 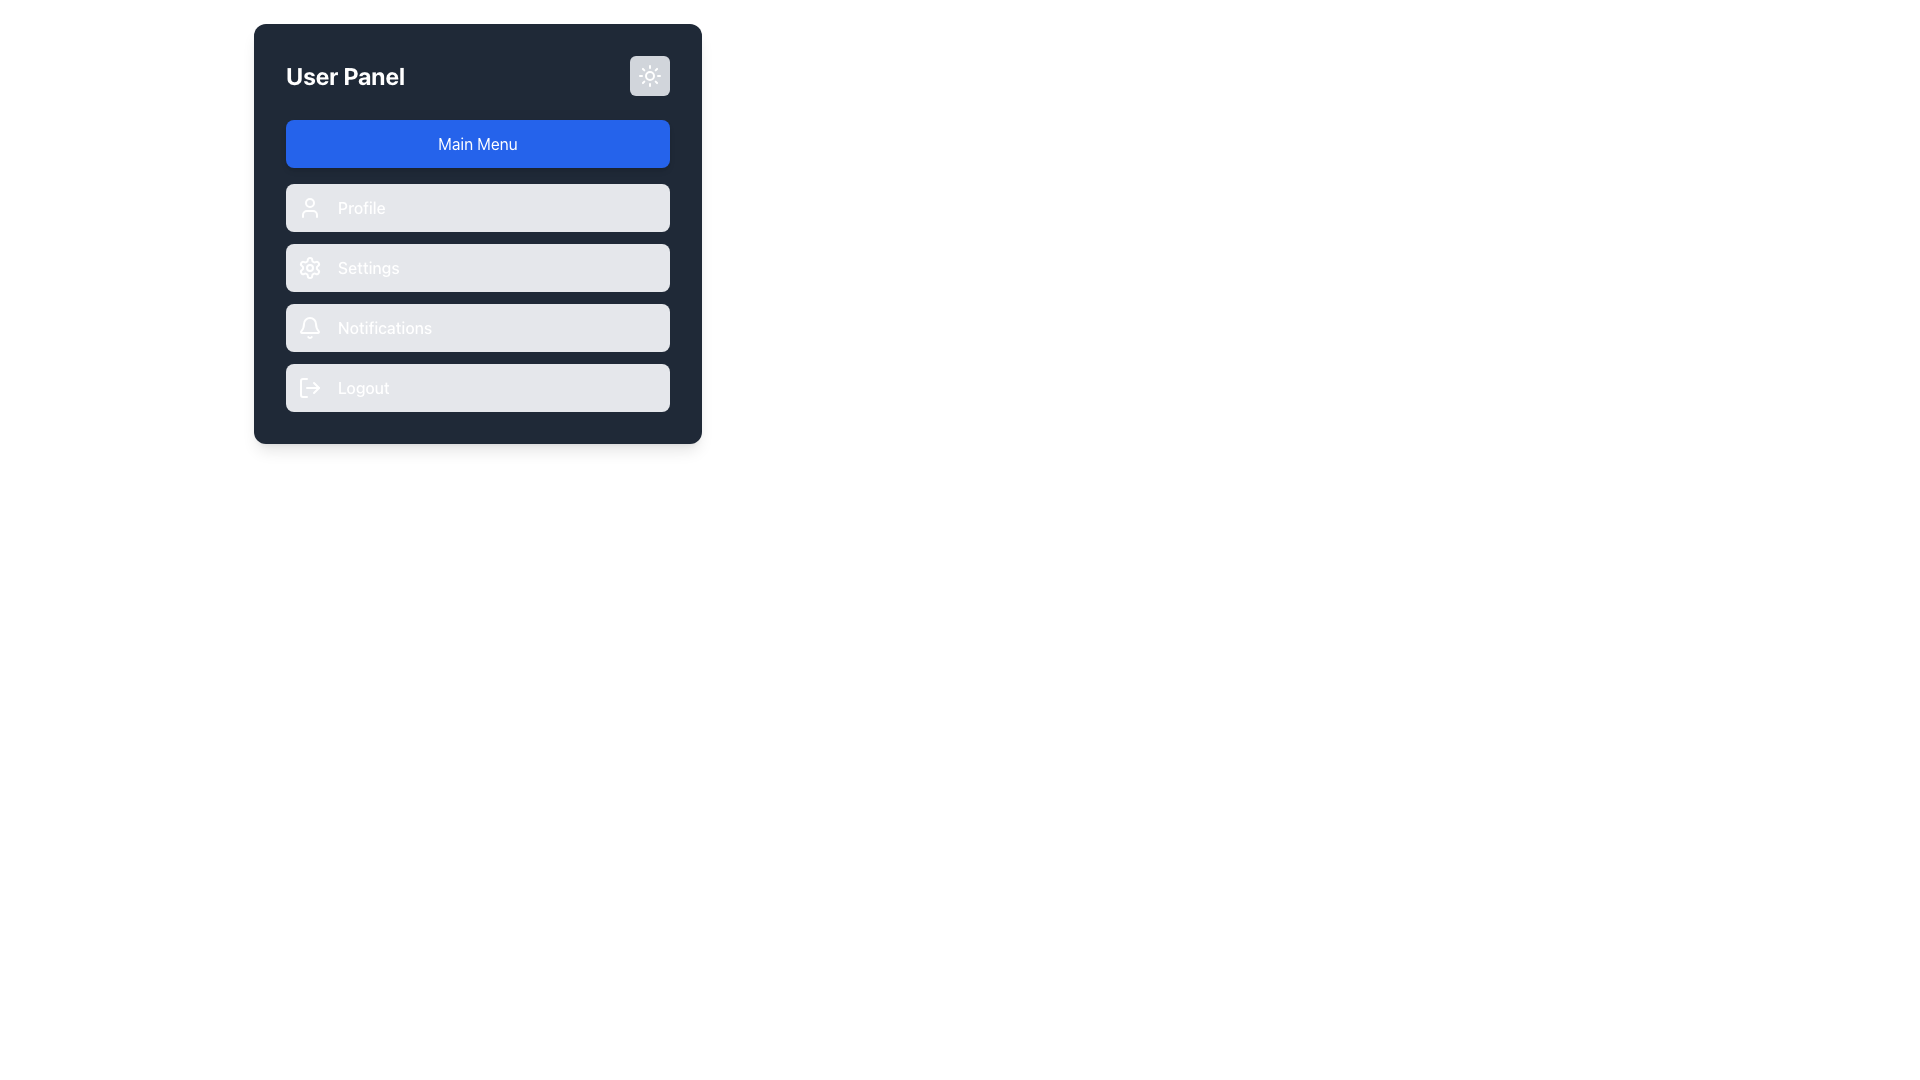 I want to click on the icon located at the top-right corner of the User Panel interface, so click(x=649, y=75).